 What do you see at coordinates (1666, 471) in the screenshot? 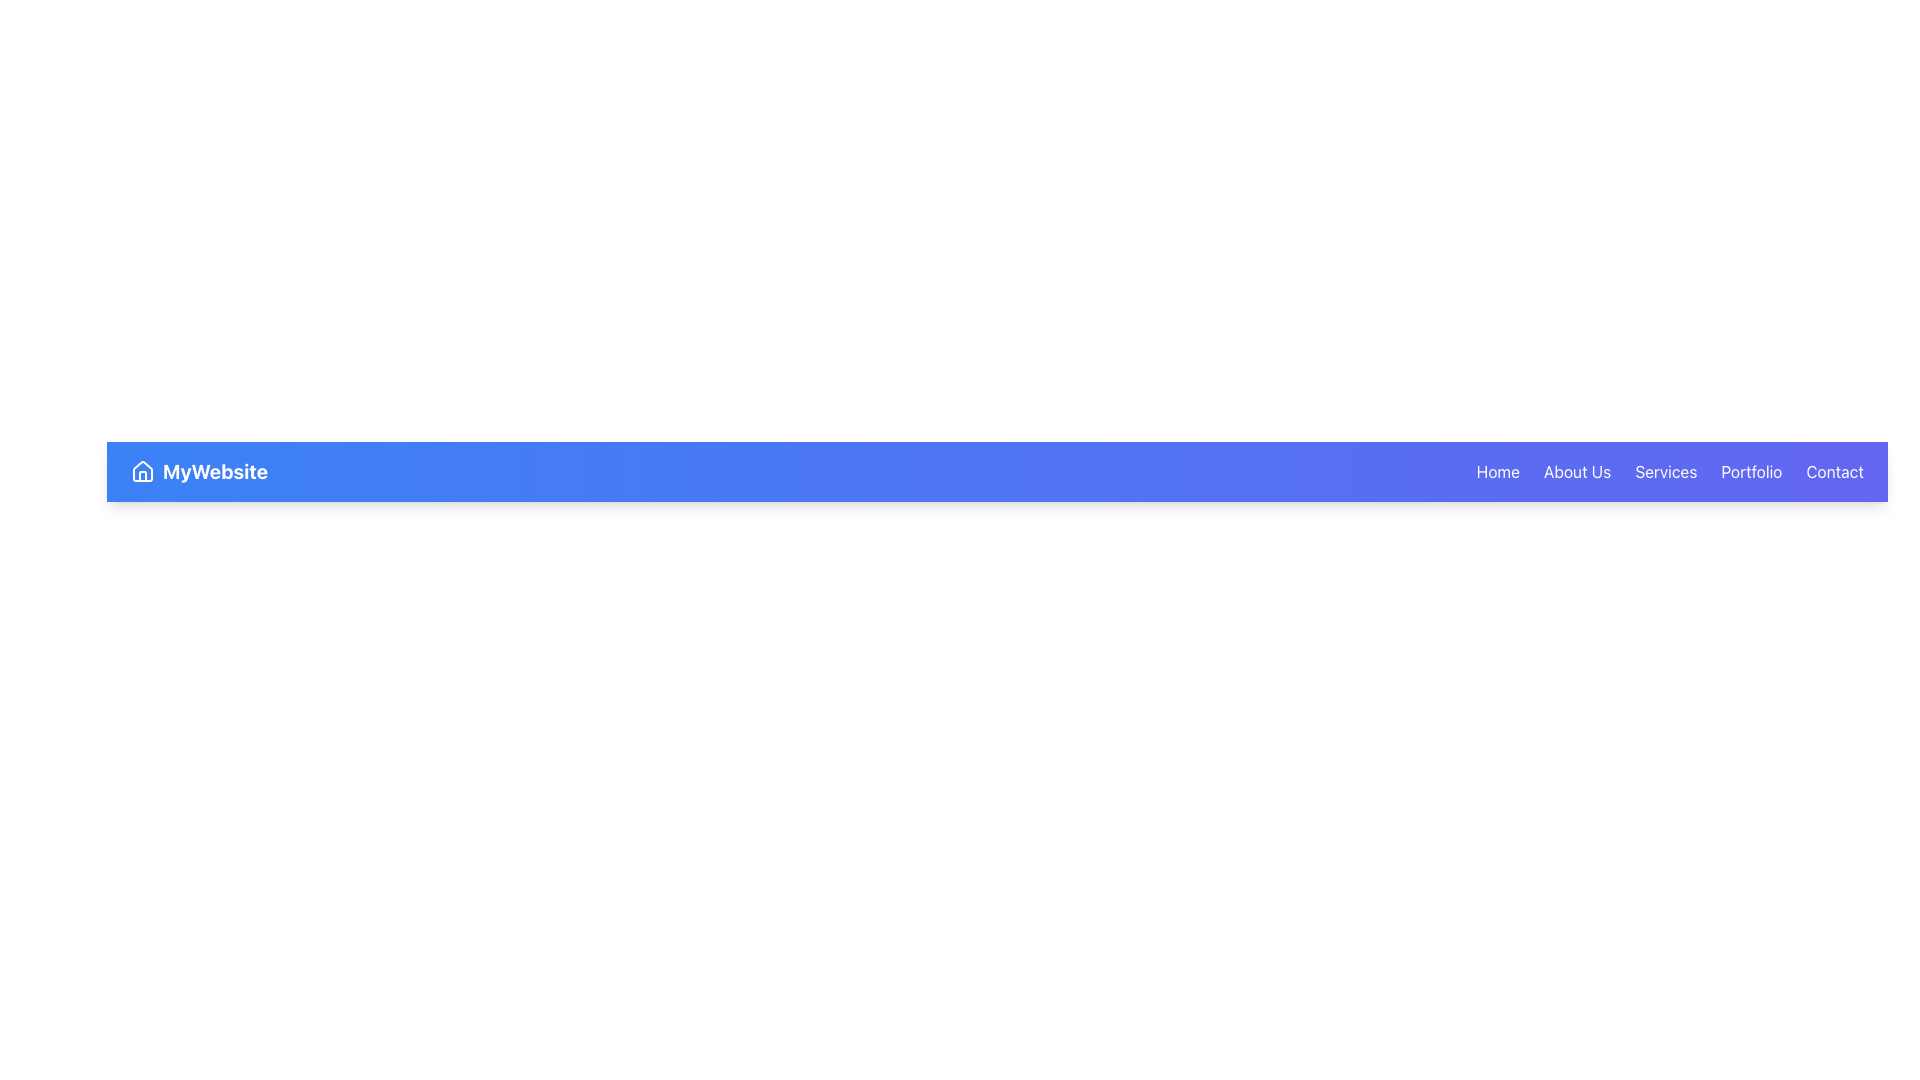
I see `the 'Services' hyperlink in the navigation bar to trigger the hover effect, which changes the text color to gray` at bounding box center [1666, 471].